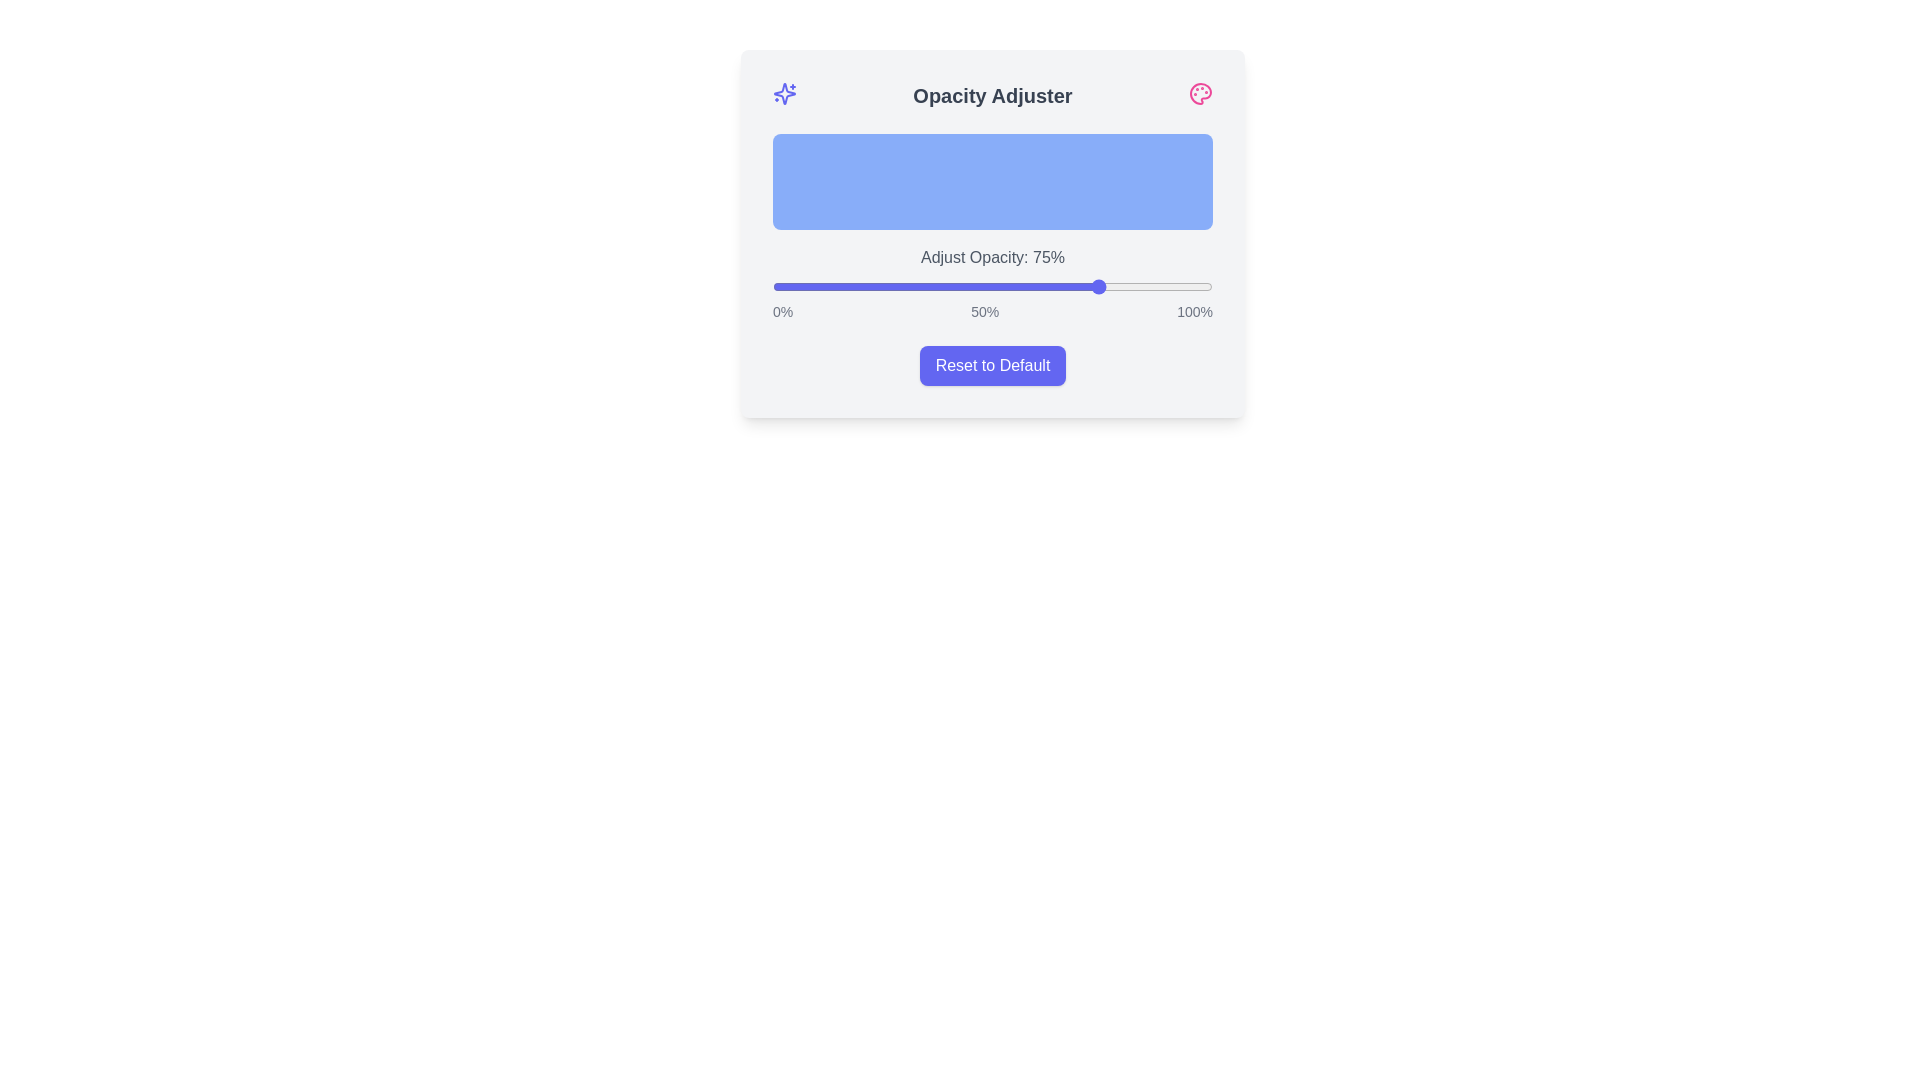 The height and width of the screenshot is (1080, 1920). I want to click on the 'Reset to Default' button, so click(992, 366).